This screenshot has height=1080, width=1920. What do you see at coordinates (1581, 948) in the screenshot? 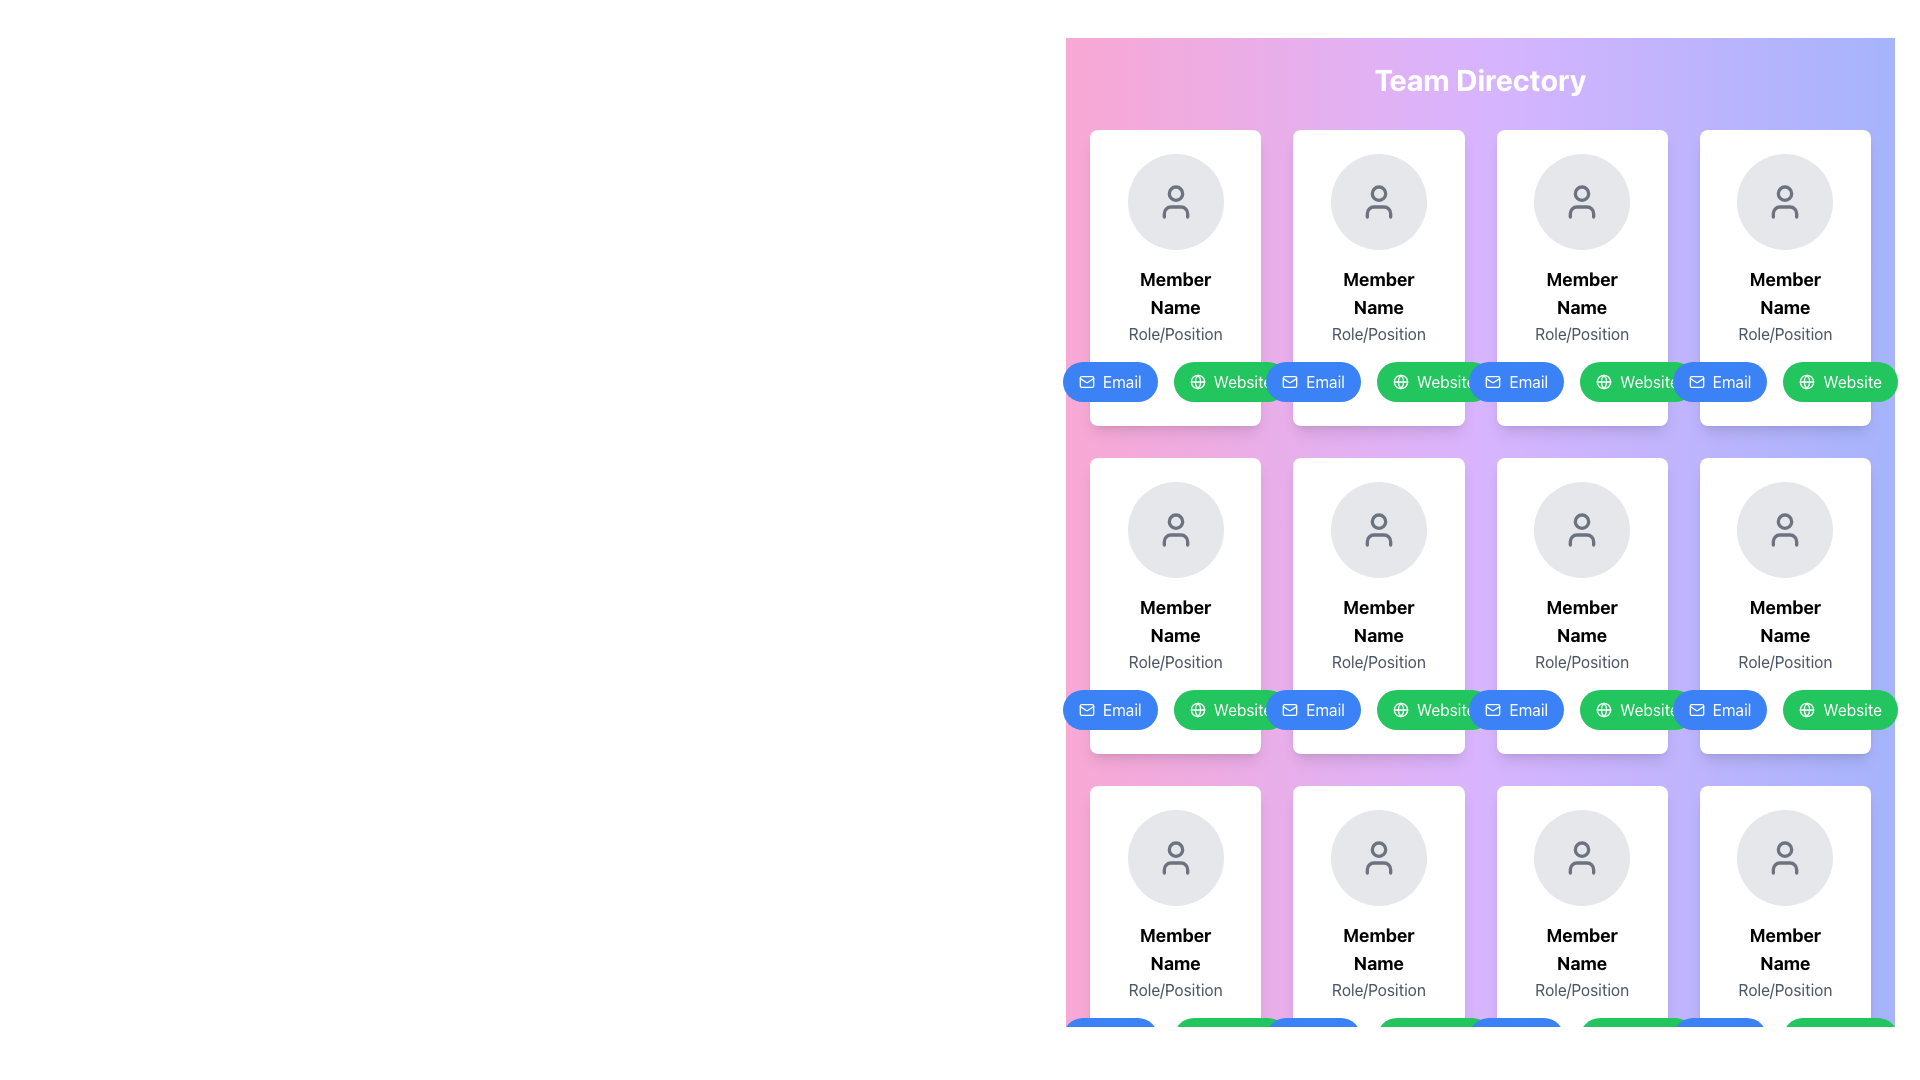
I see `the 'Member Name' label, which is a bold and large text block located below the circular avatar placeholder on a member card layout, positioned in the last column of the bottom row of the grid` at bounding box center [1581, 948].